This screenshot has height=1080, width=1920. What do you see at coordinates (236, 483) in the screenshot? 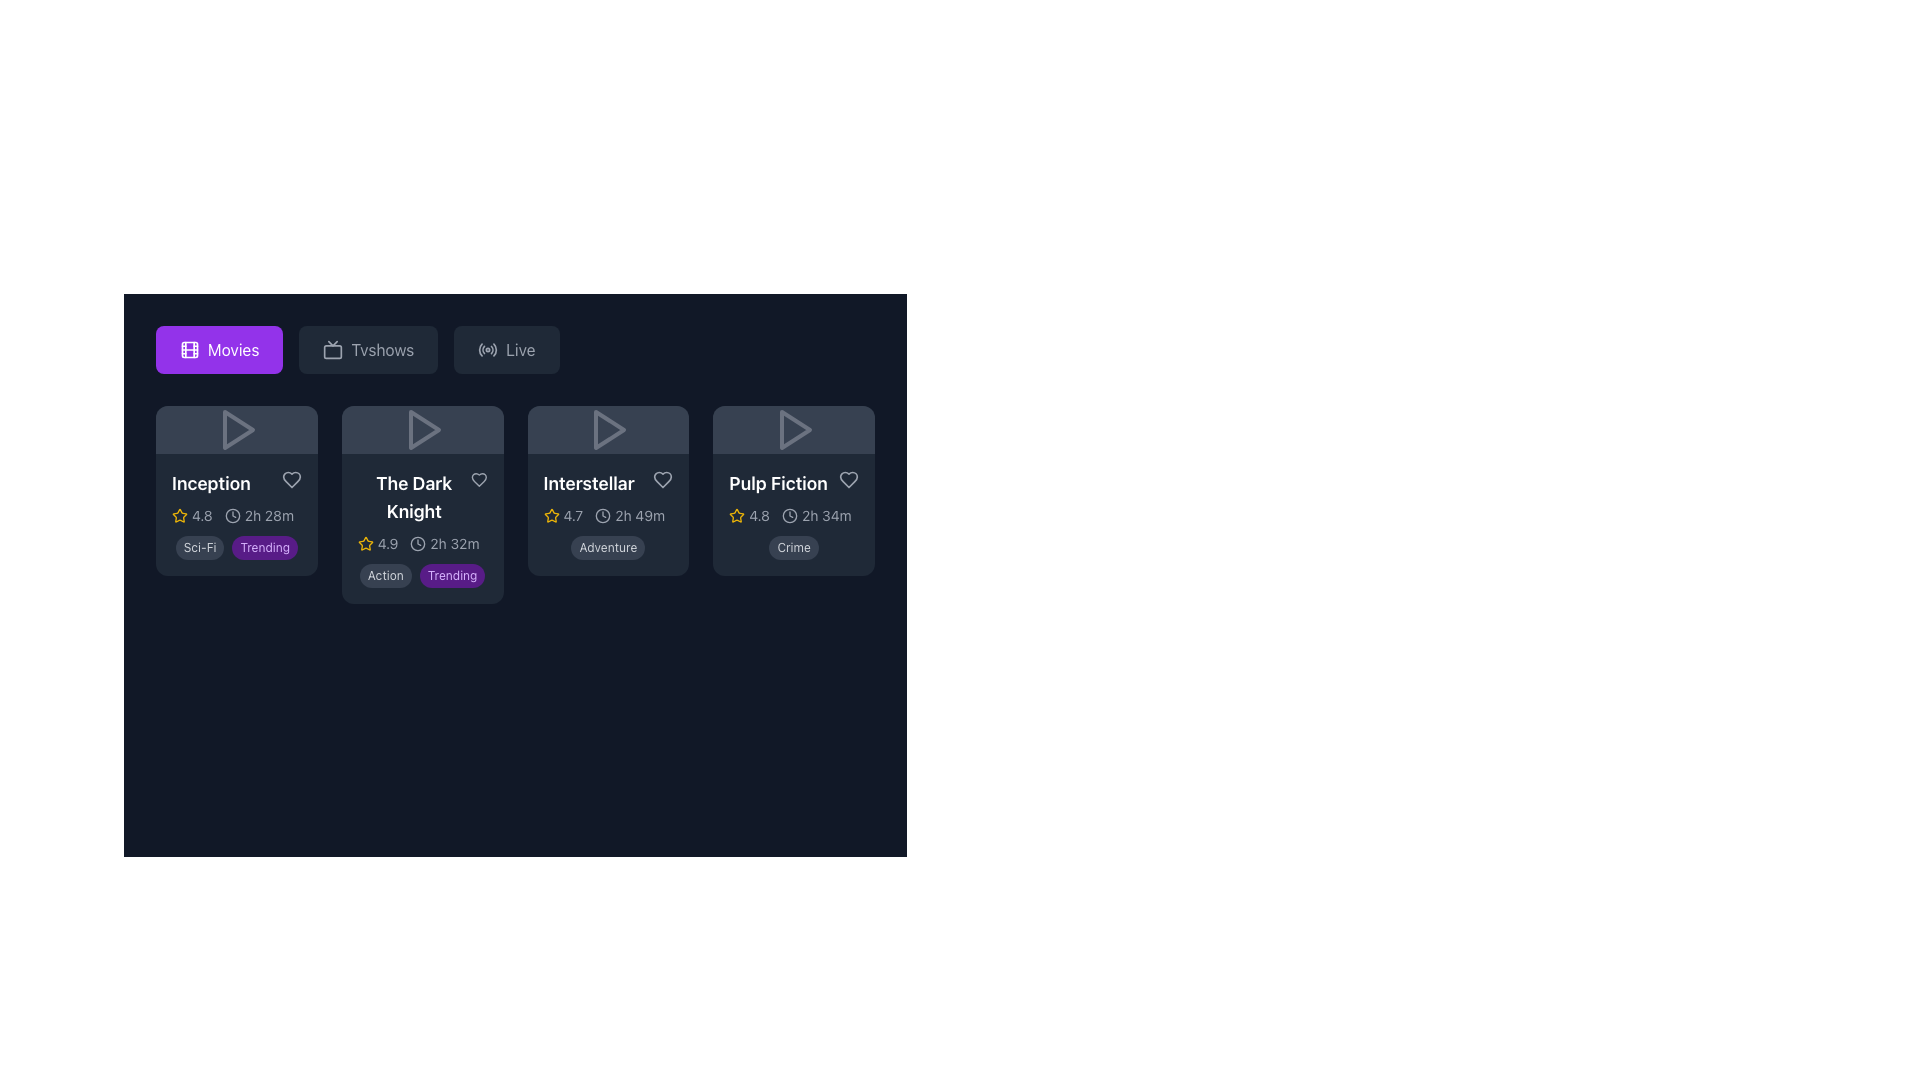
I see `title text of the media card, which is located in the top-left corner of the card area, above the rating and runtime information` at bounding box center [236, 483].